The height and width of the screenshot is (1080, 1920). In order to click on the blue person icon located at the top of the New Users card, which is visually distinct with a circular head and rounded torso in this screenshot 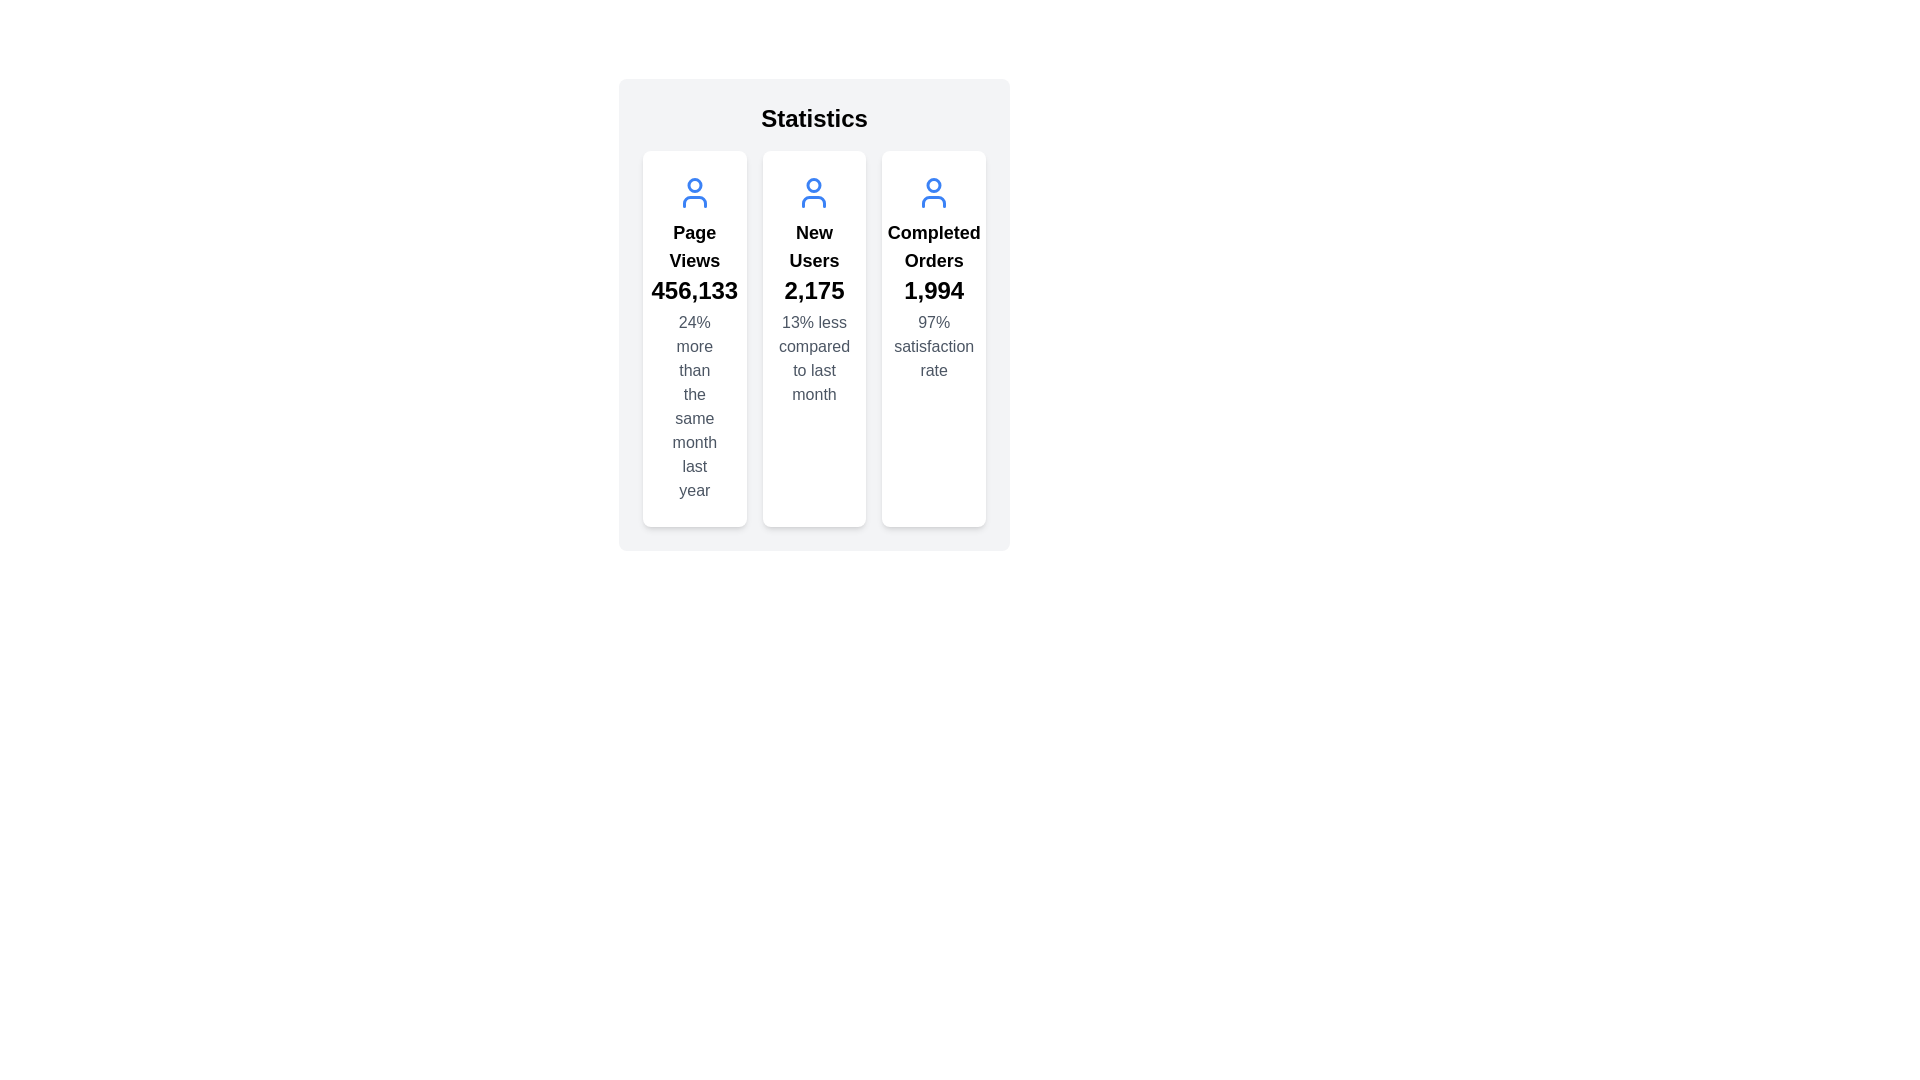, I will do `click(814, 192)`.